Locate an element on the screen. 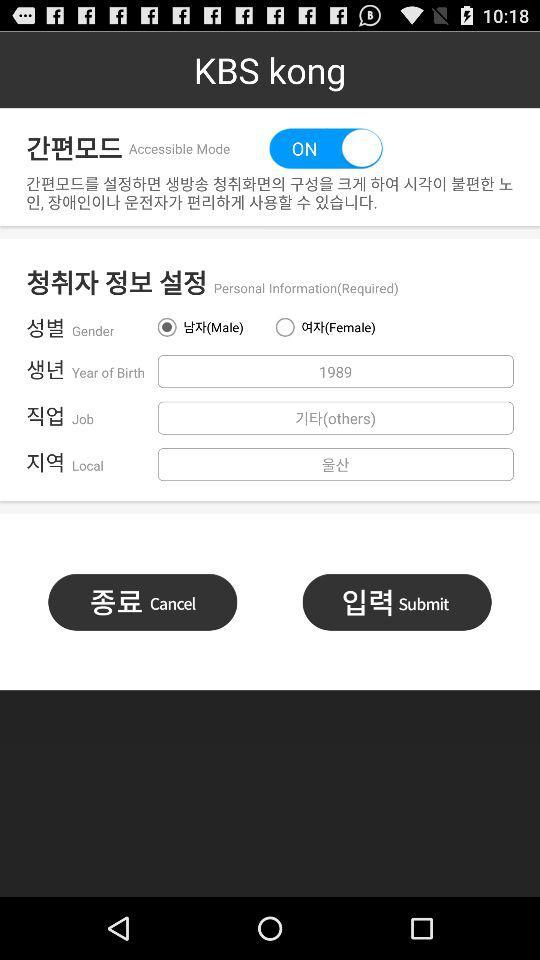 Image resolution: width=540 pixels, height=960 pixels. item above 1989 item is located at coordinates (209, 327).